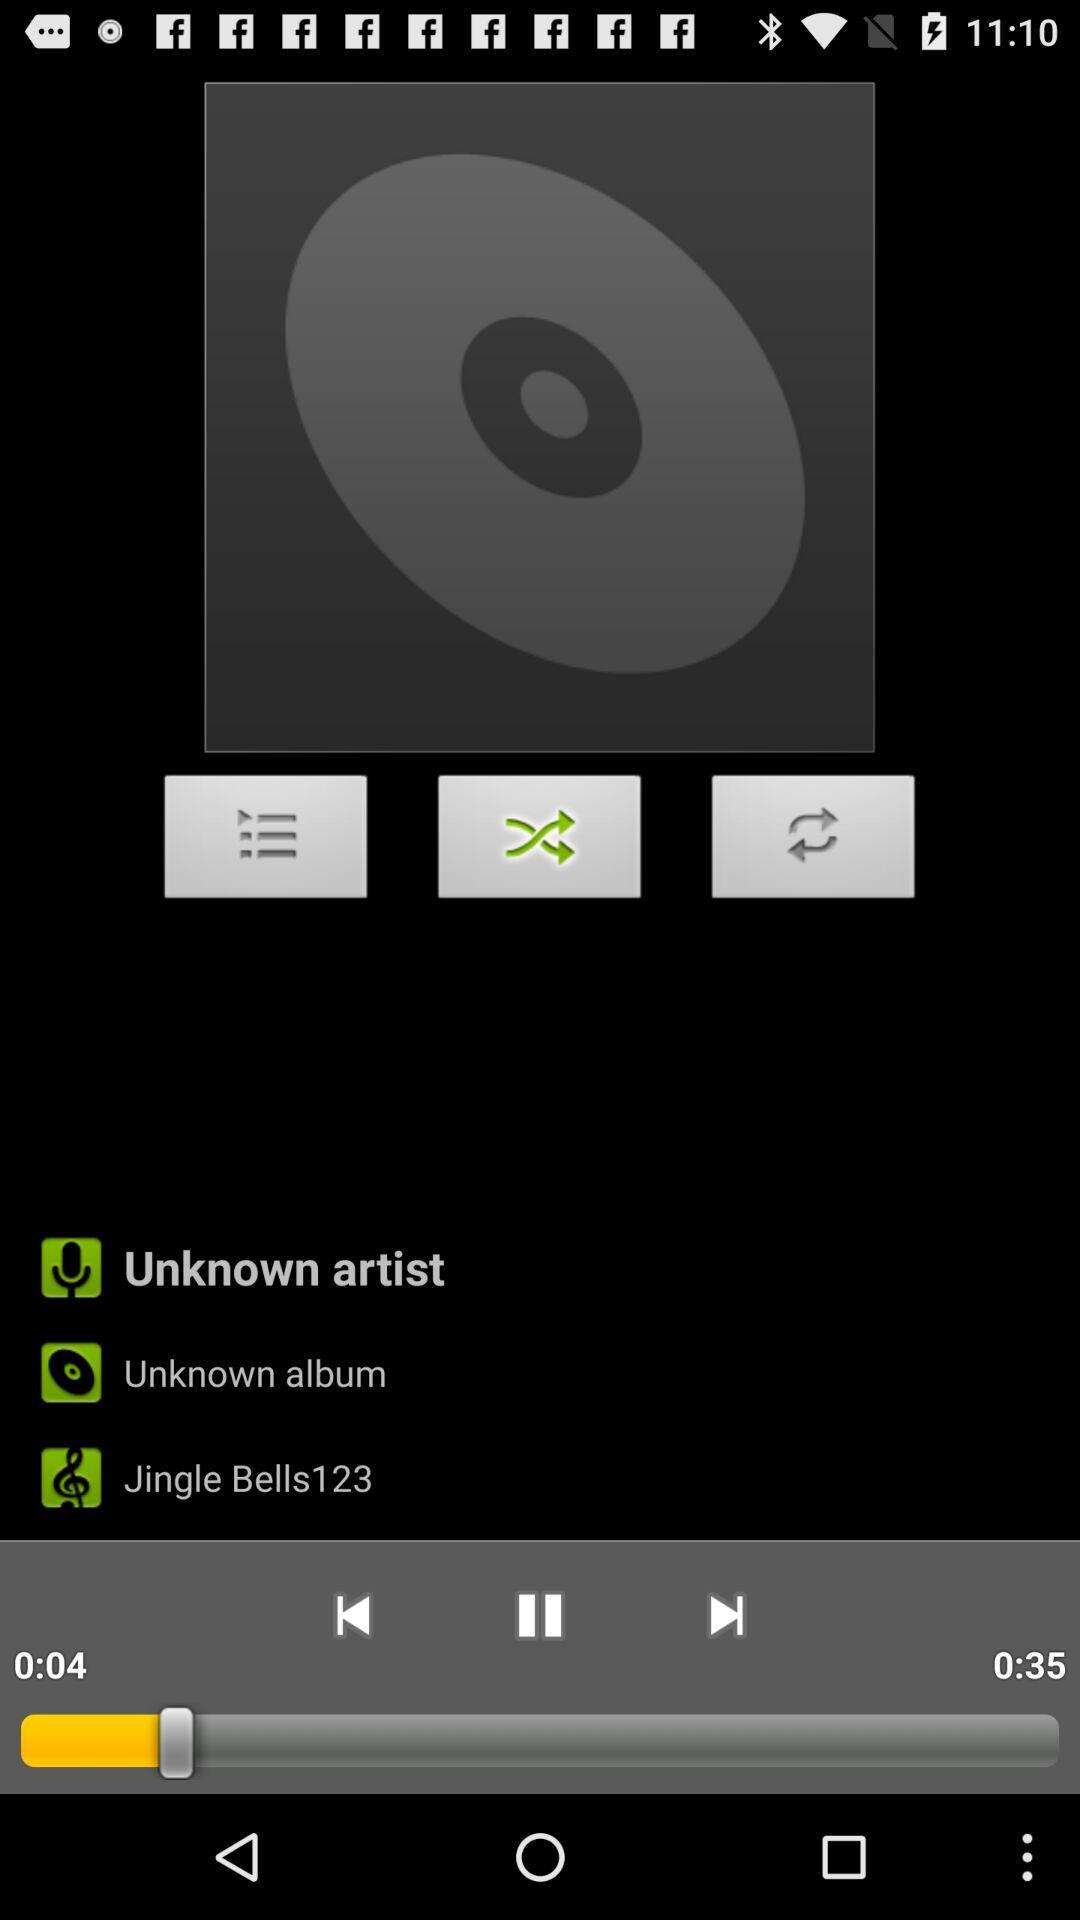  What do you see at coordinates (813, 842) in the screenshot?
I see `the item on the right` at bounding box center [813, 842].